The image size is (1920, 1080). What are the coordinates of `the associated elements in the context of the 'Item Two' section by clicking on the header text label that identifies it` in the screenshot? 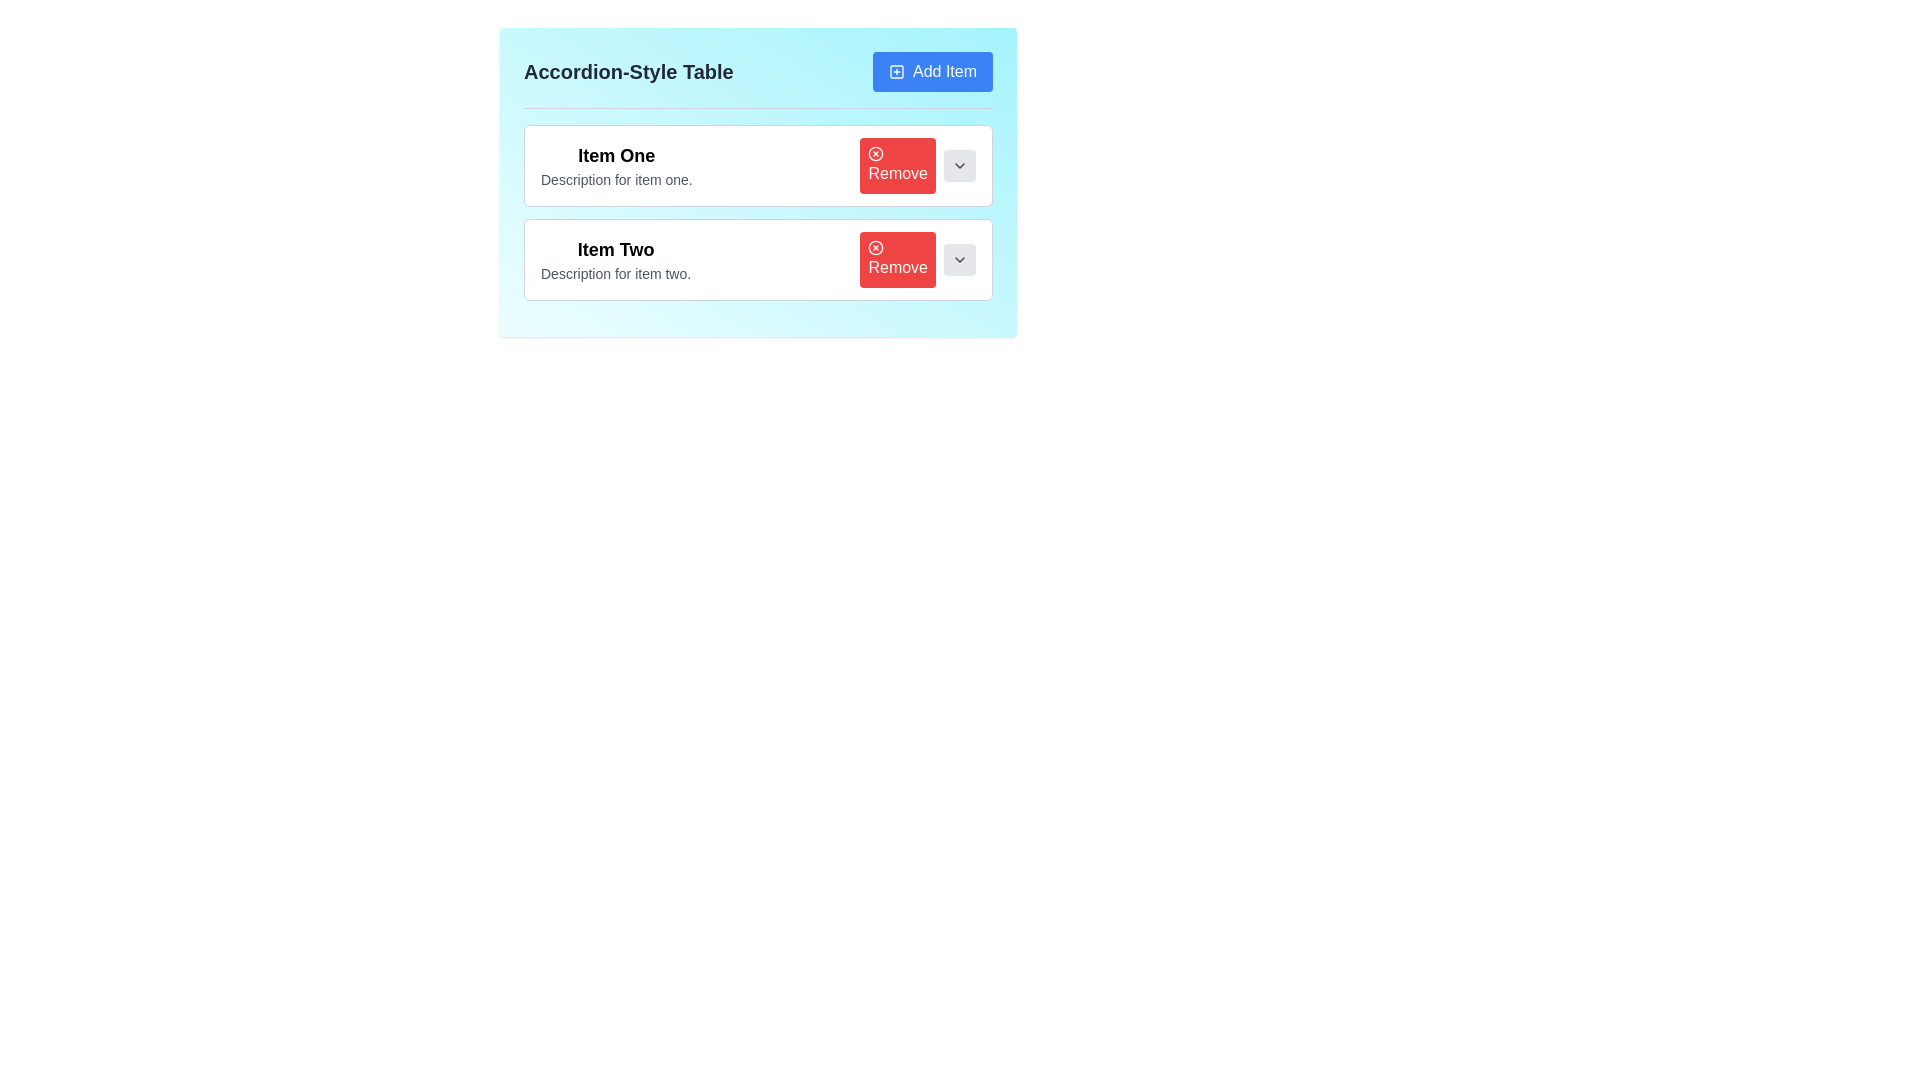 It's located at (614, 249).